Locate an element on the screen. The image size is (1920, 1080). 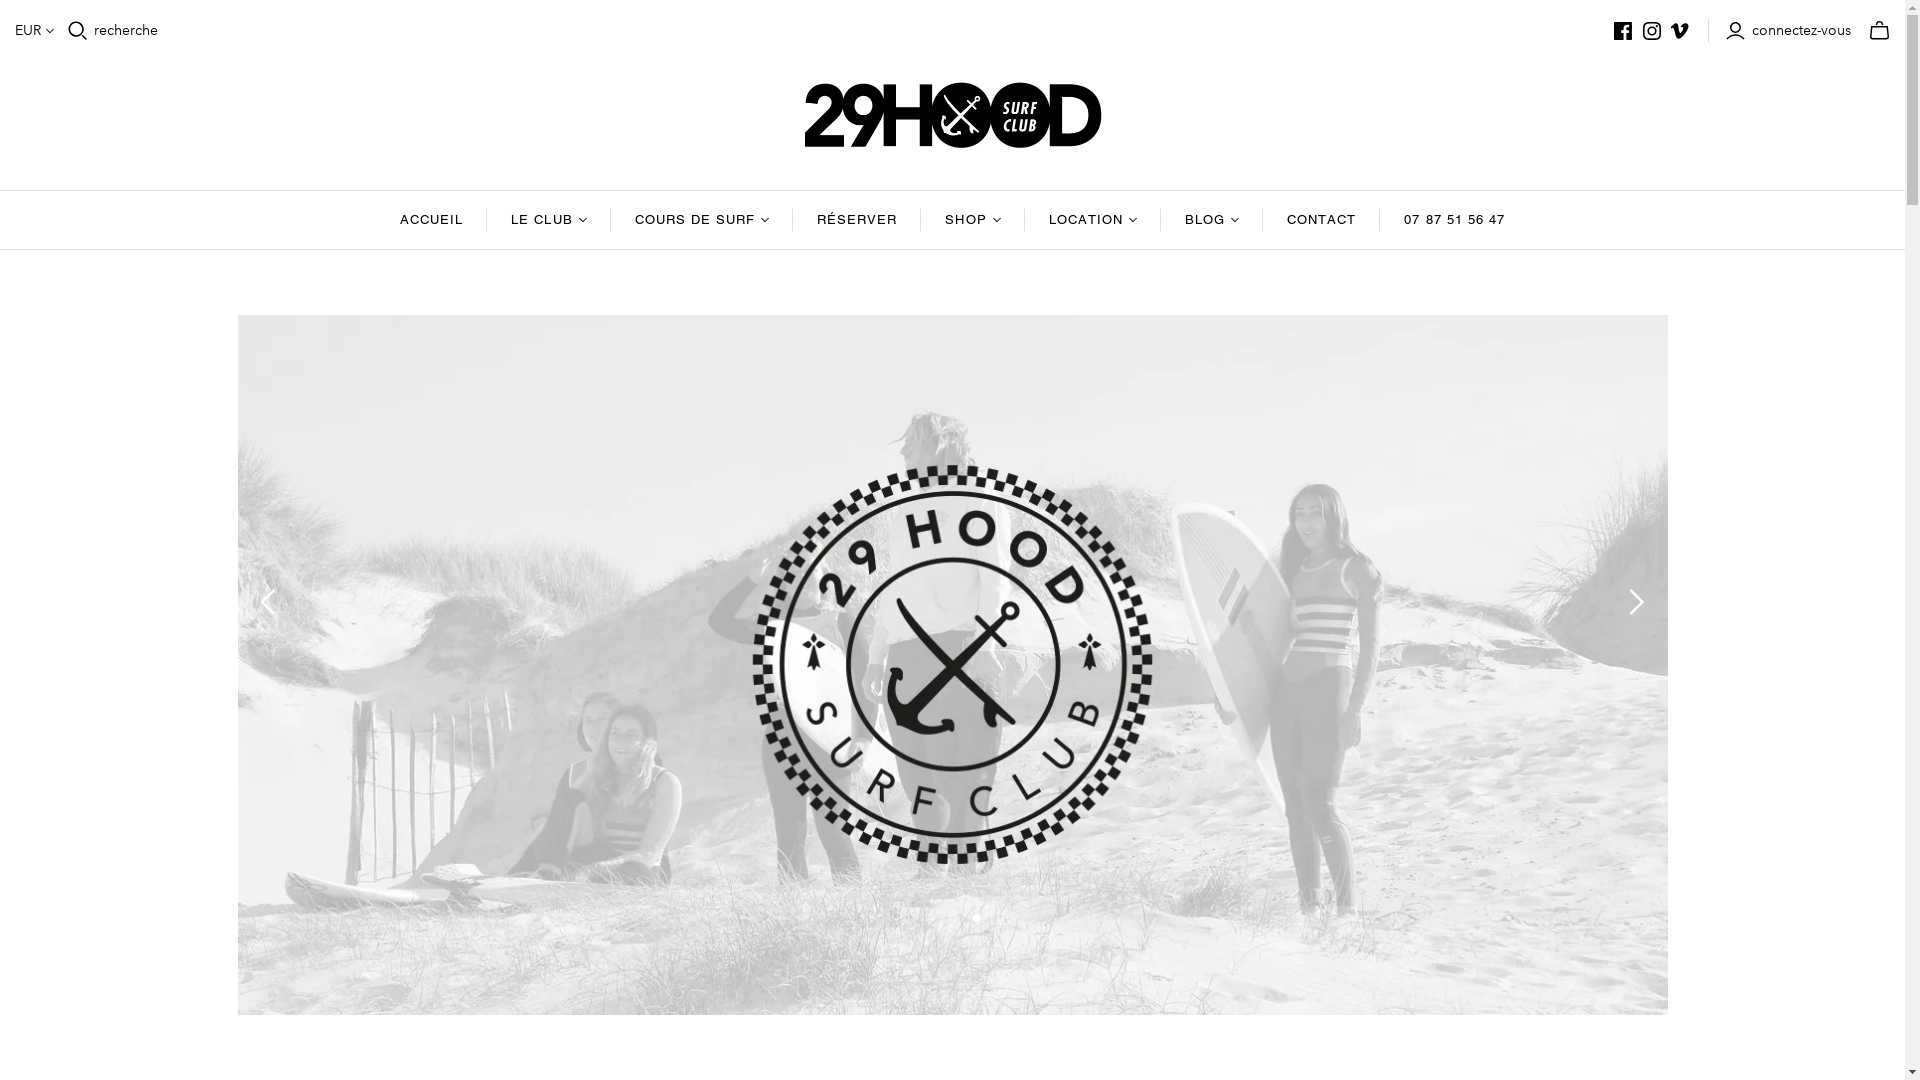
'SHOP' is located at coordinates (972, 219).